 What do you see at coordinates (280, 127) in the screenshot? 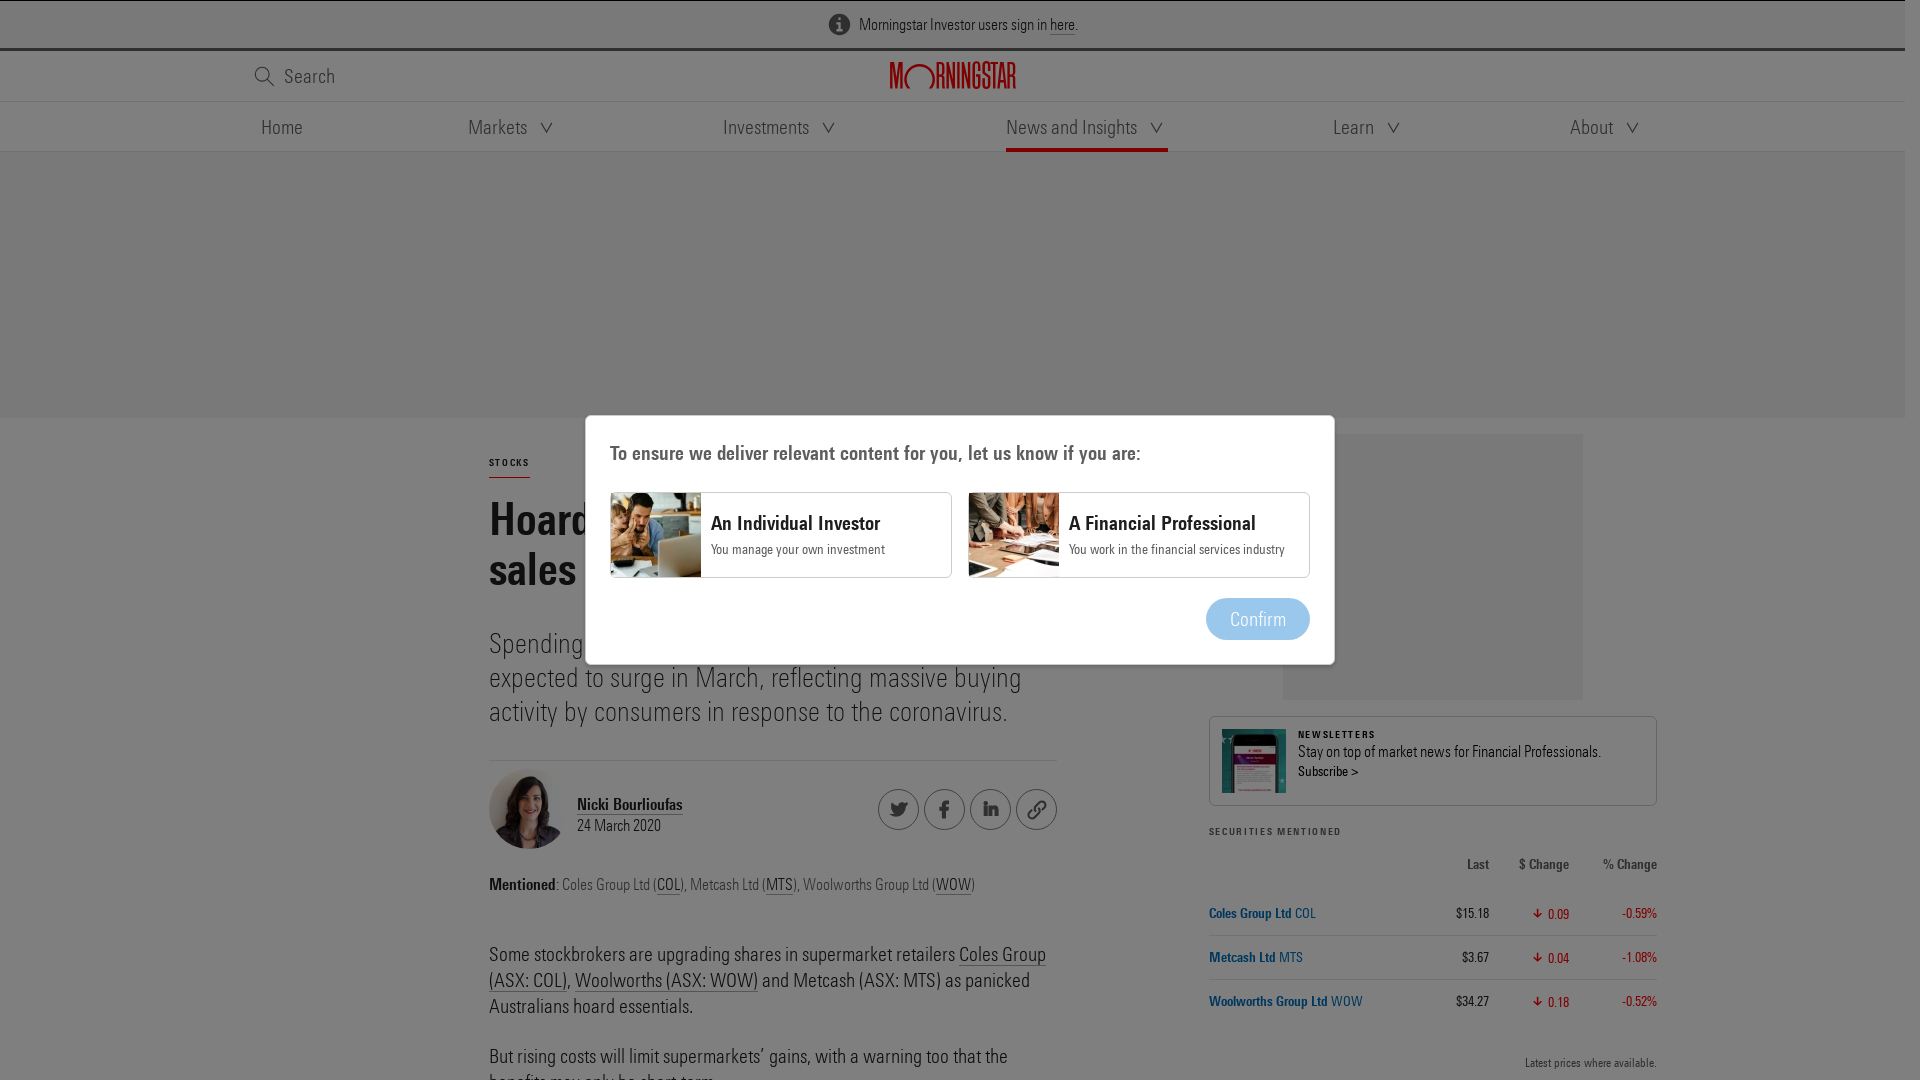
I see `'Home'` at bounding box center [280, 127].